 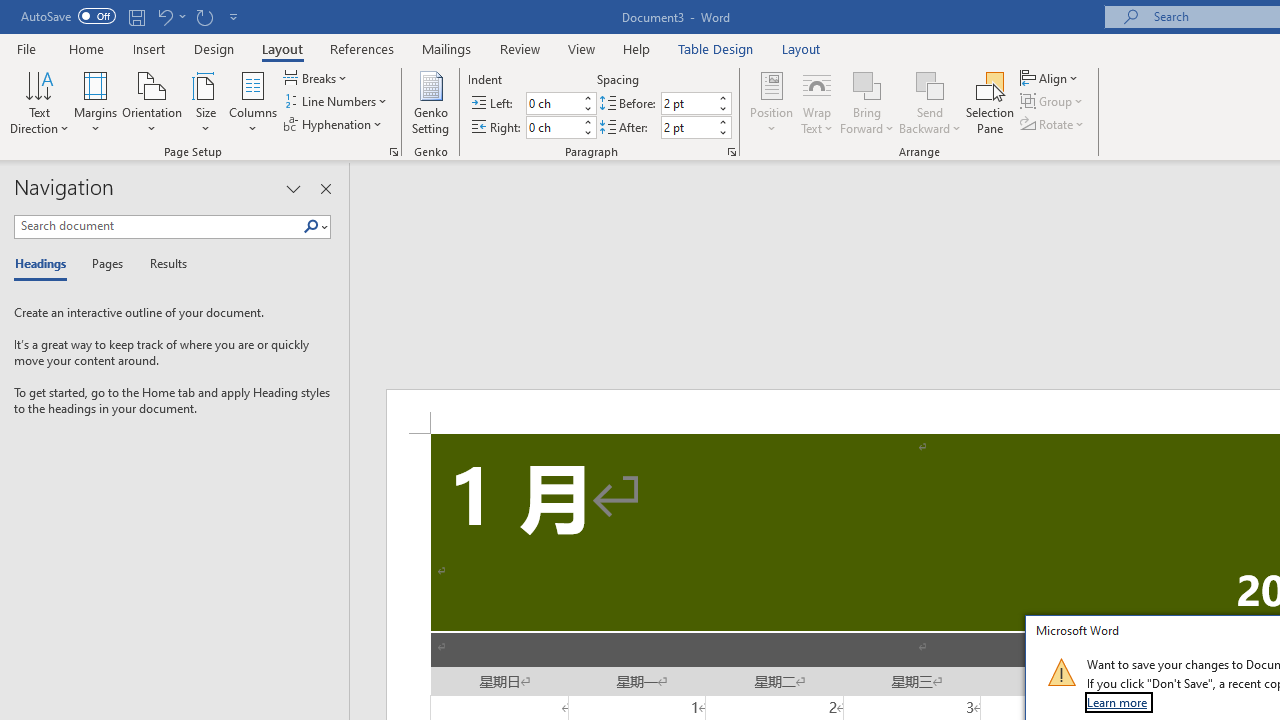 What do you see at coordinates (151, 103) in the screenshot?
I see `'Orientation'` at bounding box center [151, 103].